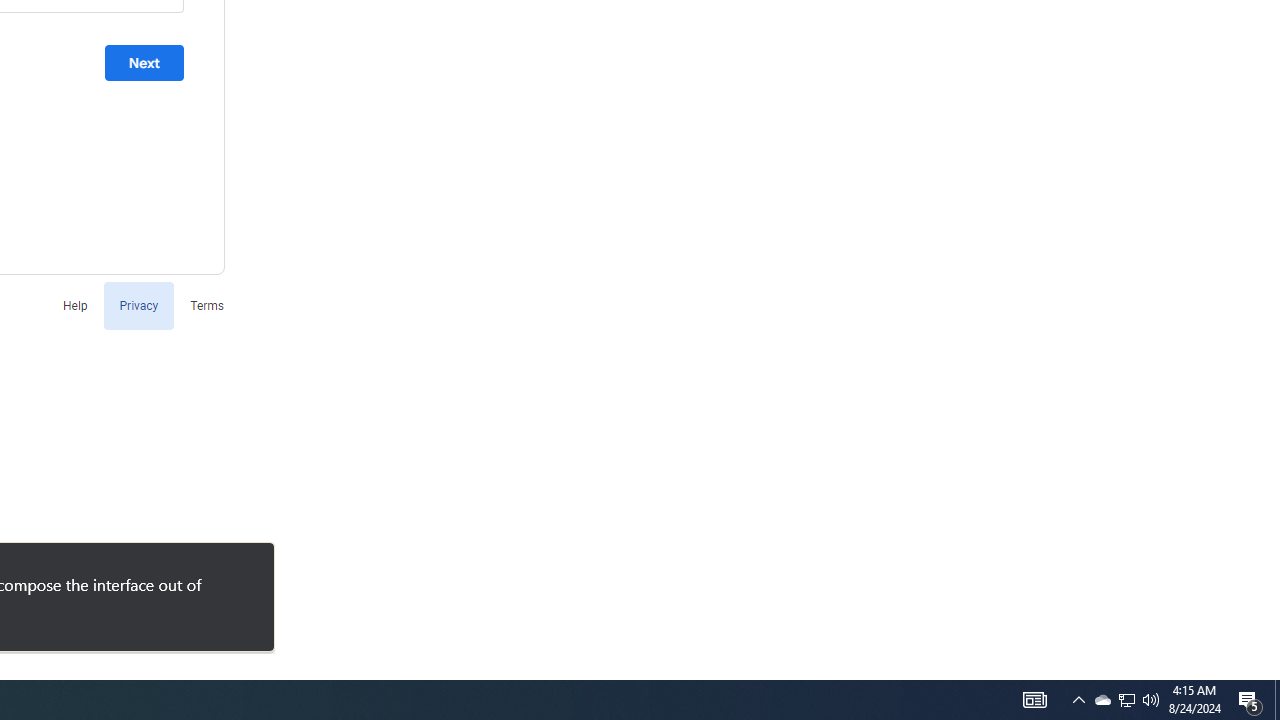 The height and width of the screenshot is (720, 1280). I want to click on 'Privacy', so click(137, 305).